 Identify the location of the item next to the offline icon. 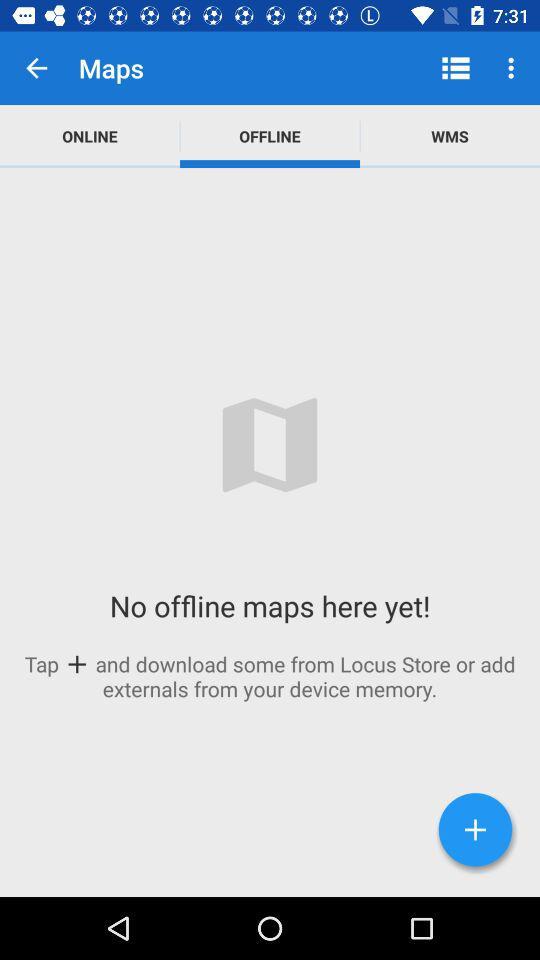
(89, 135).